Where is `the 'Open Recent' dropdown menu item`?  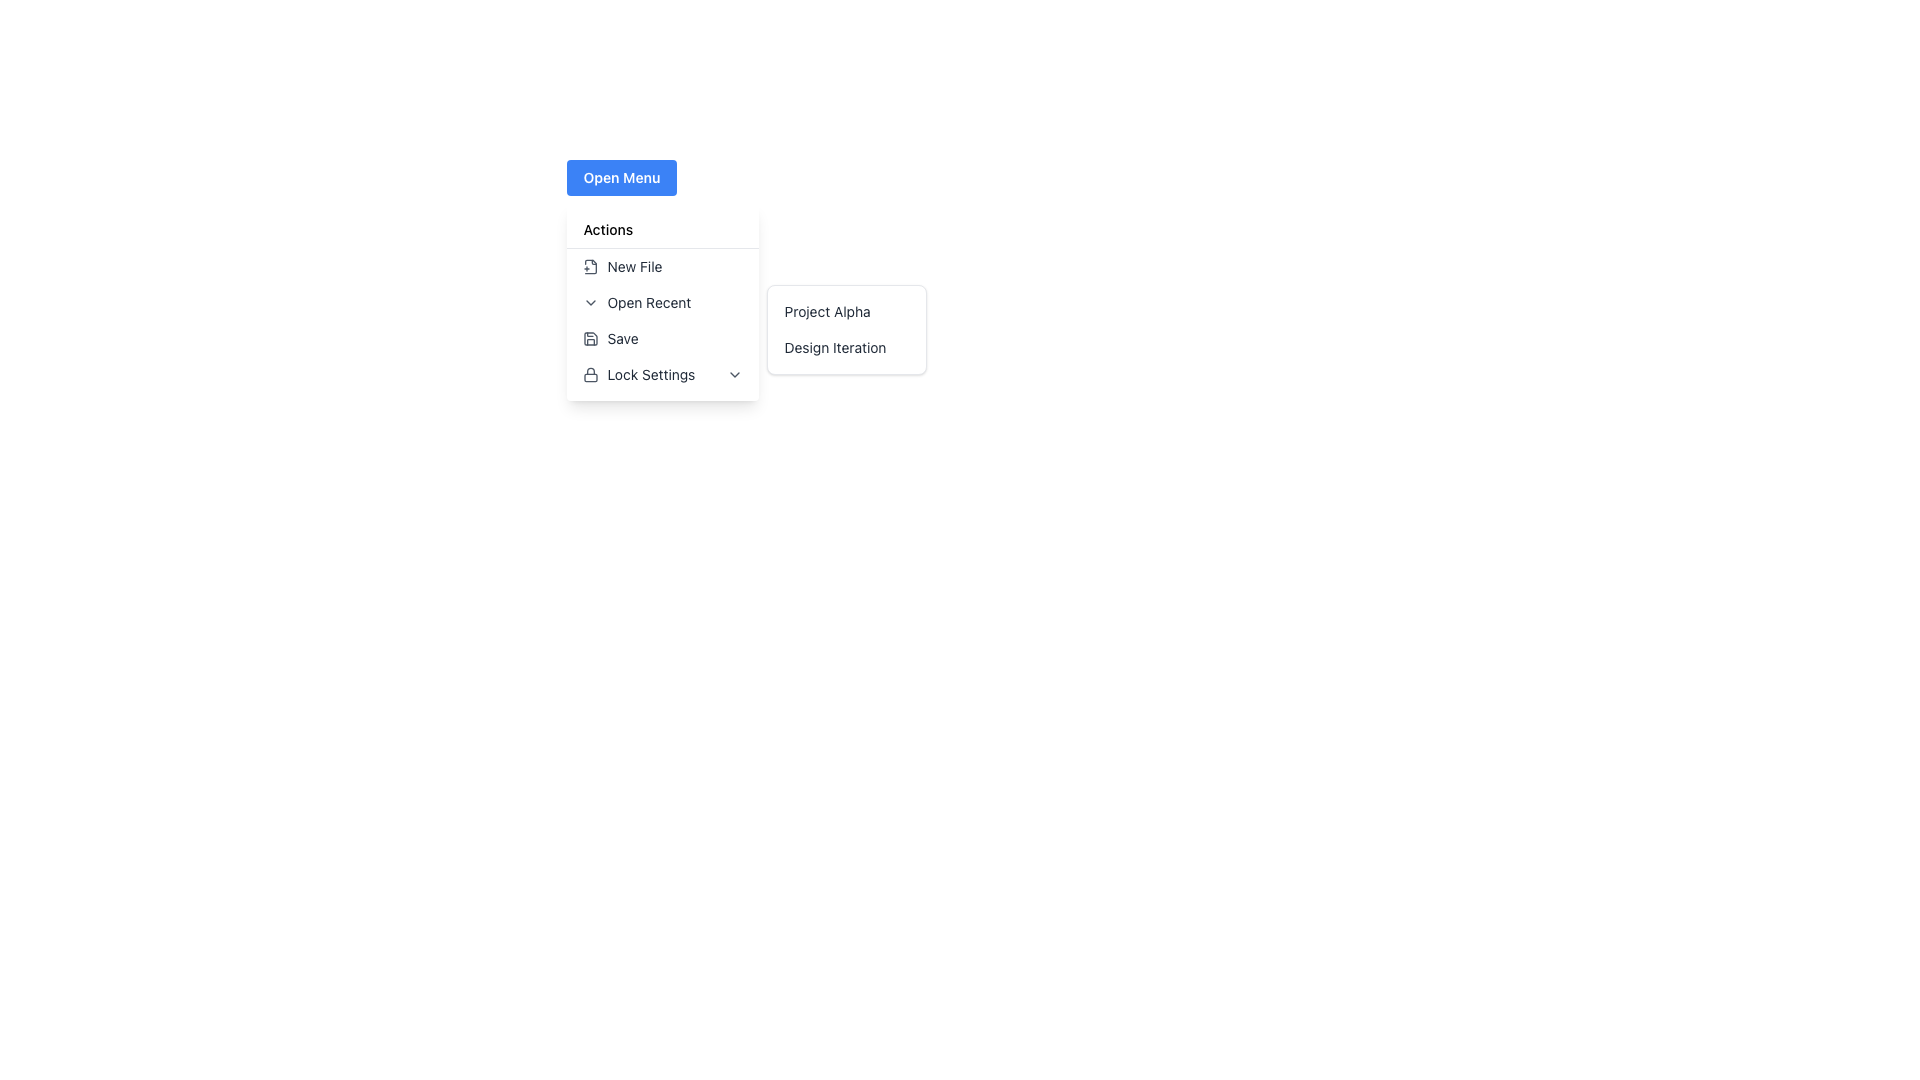
the 'Open Recent' dropdown menu item is located at coordinates (663, 302).